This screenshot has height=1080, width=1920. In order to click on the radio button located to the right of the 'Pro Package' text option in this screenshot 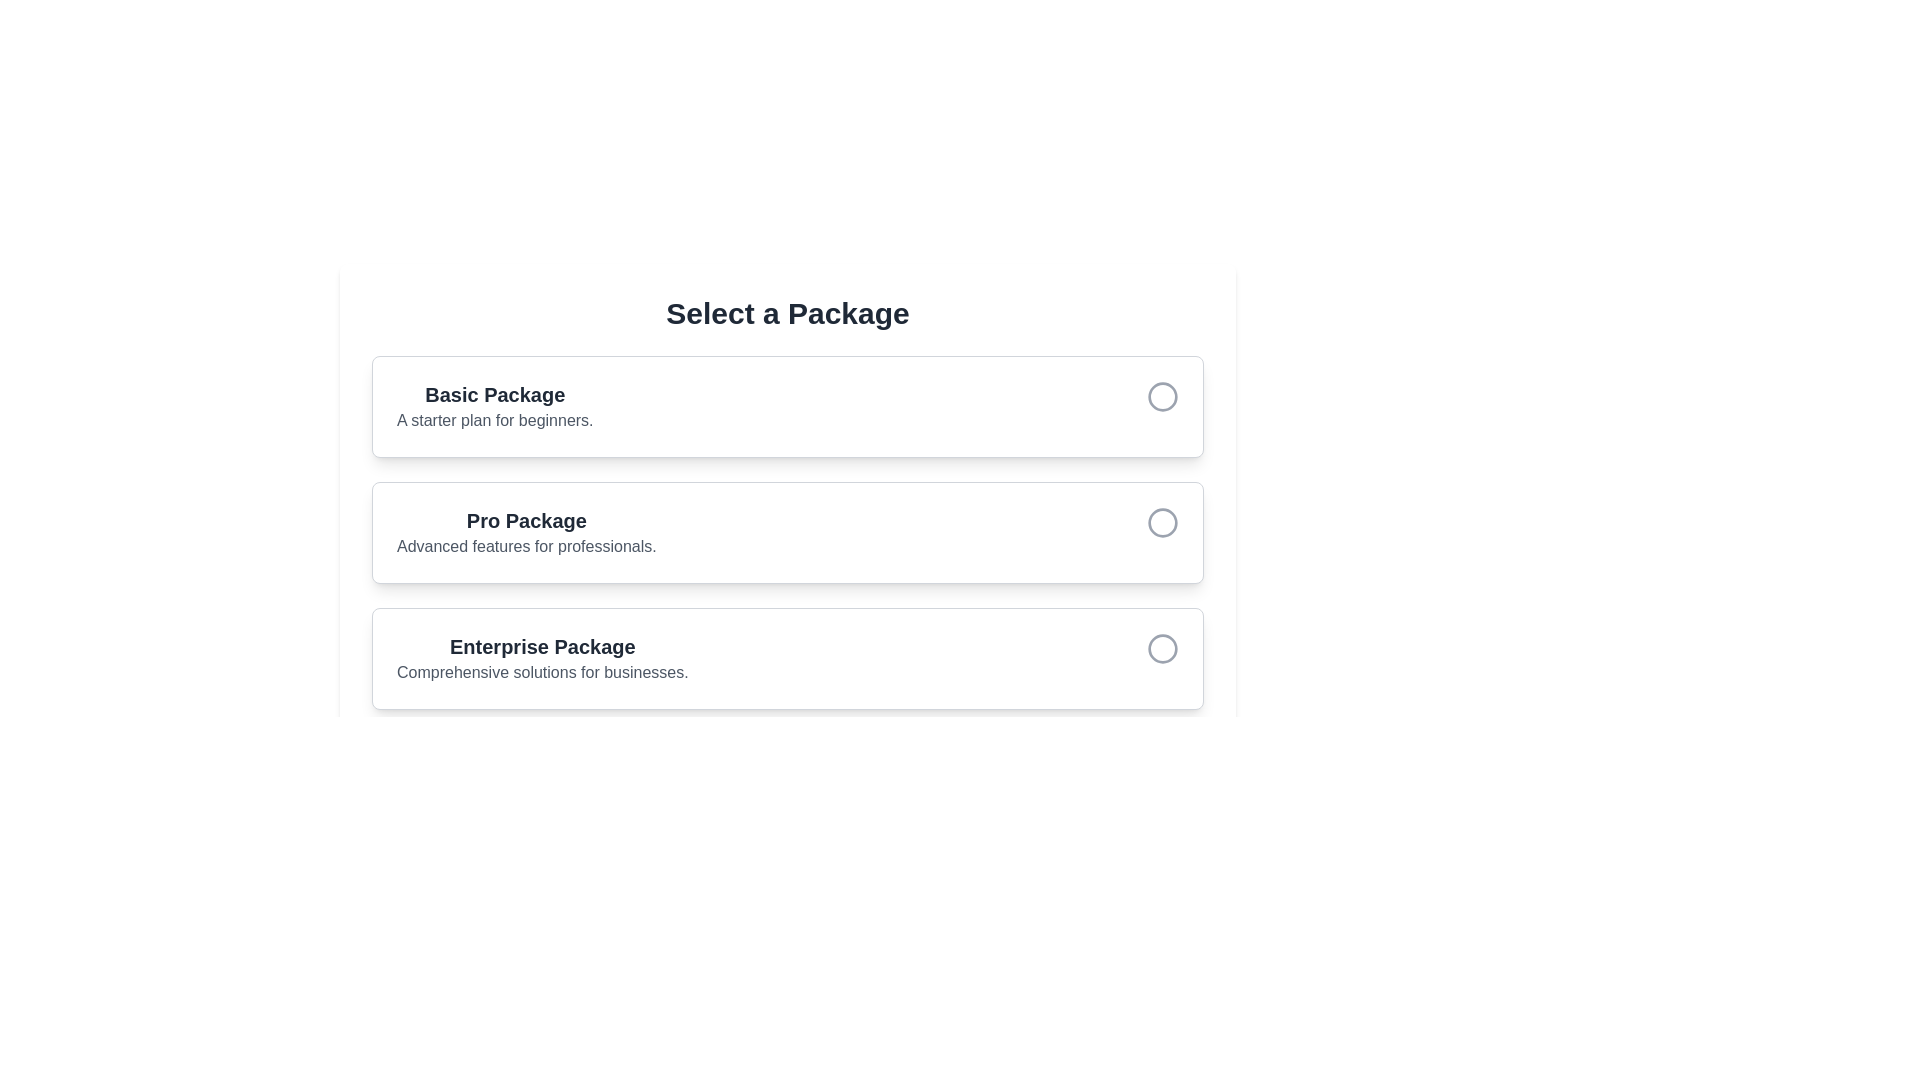, I will do `click(1162, 522)`.